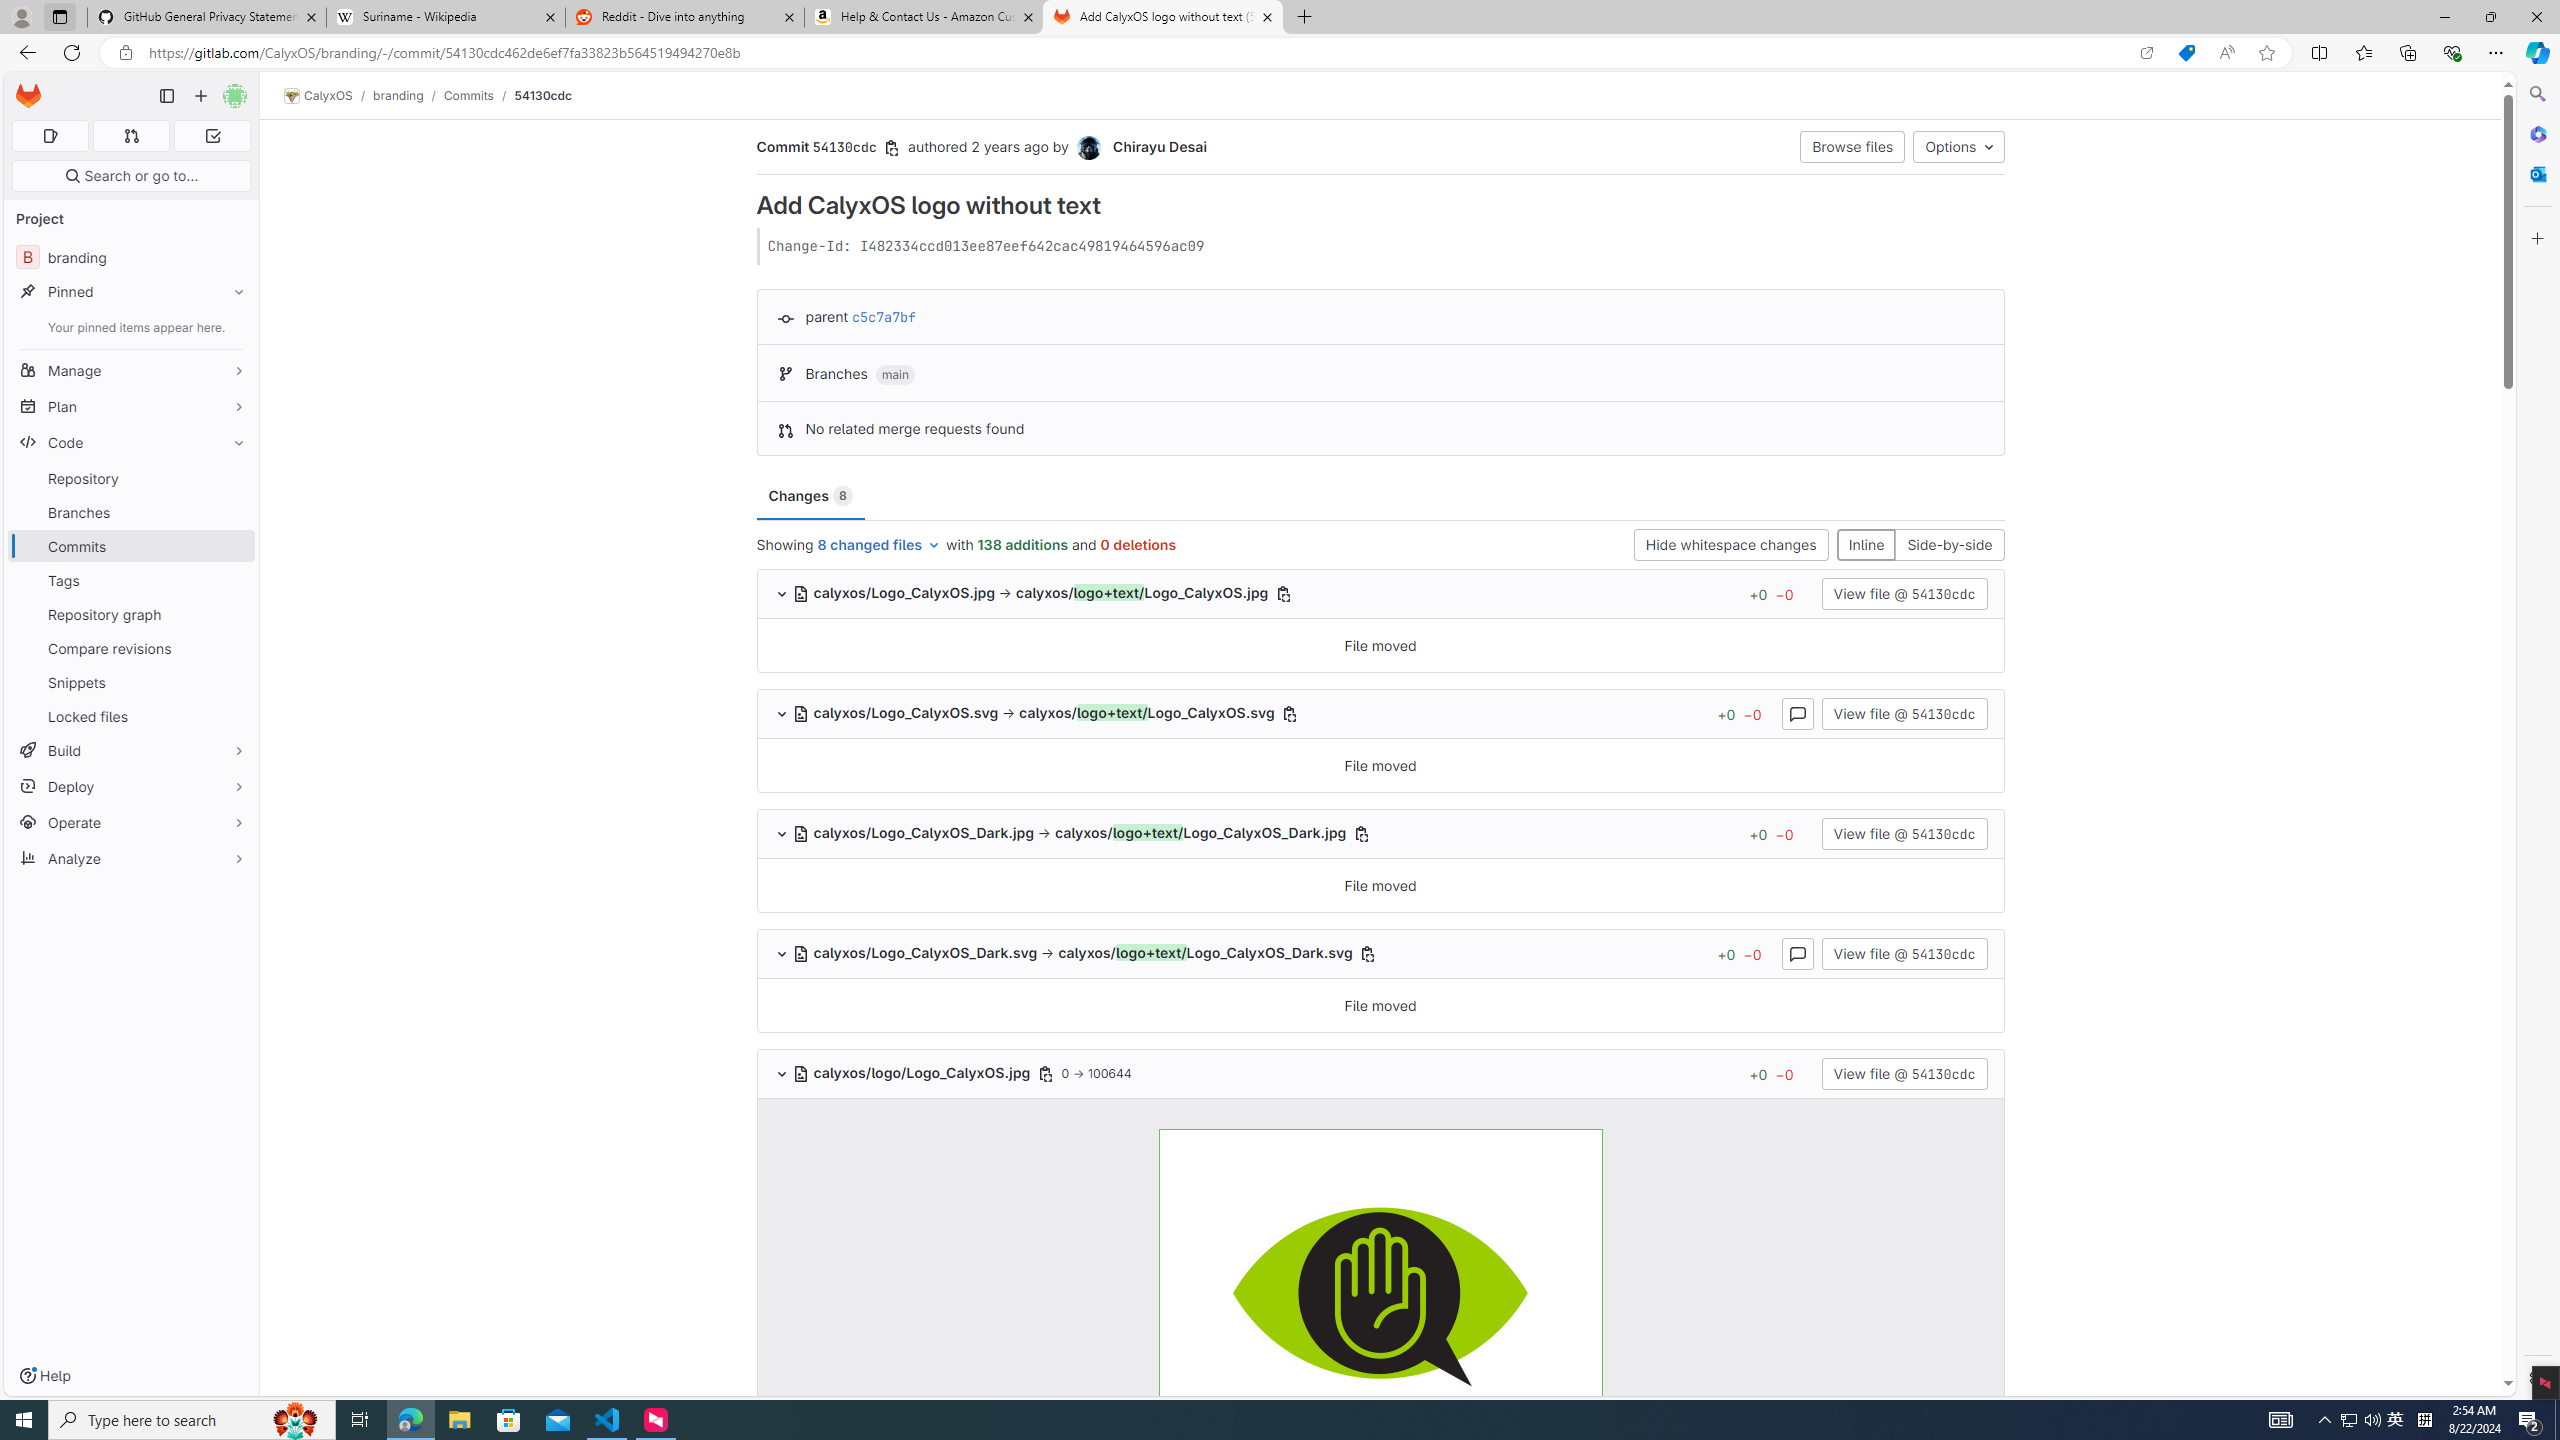 This screenshot has height=1440, width=2560. I want to click on 'CalyxOS/', so click(327, 95).